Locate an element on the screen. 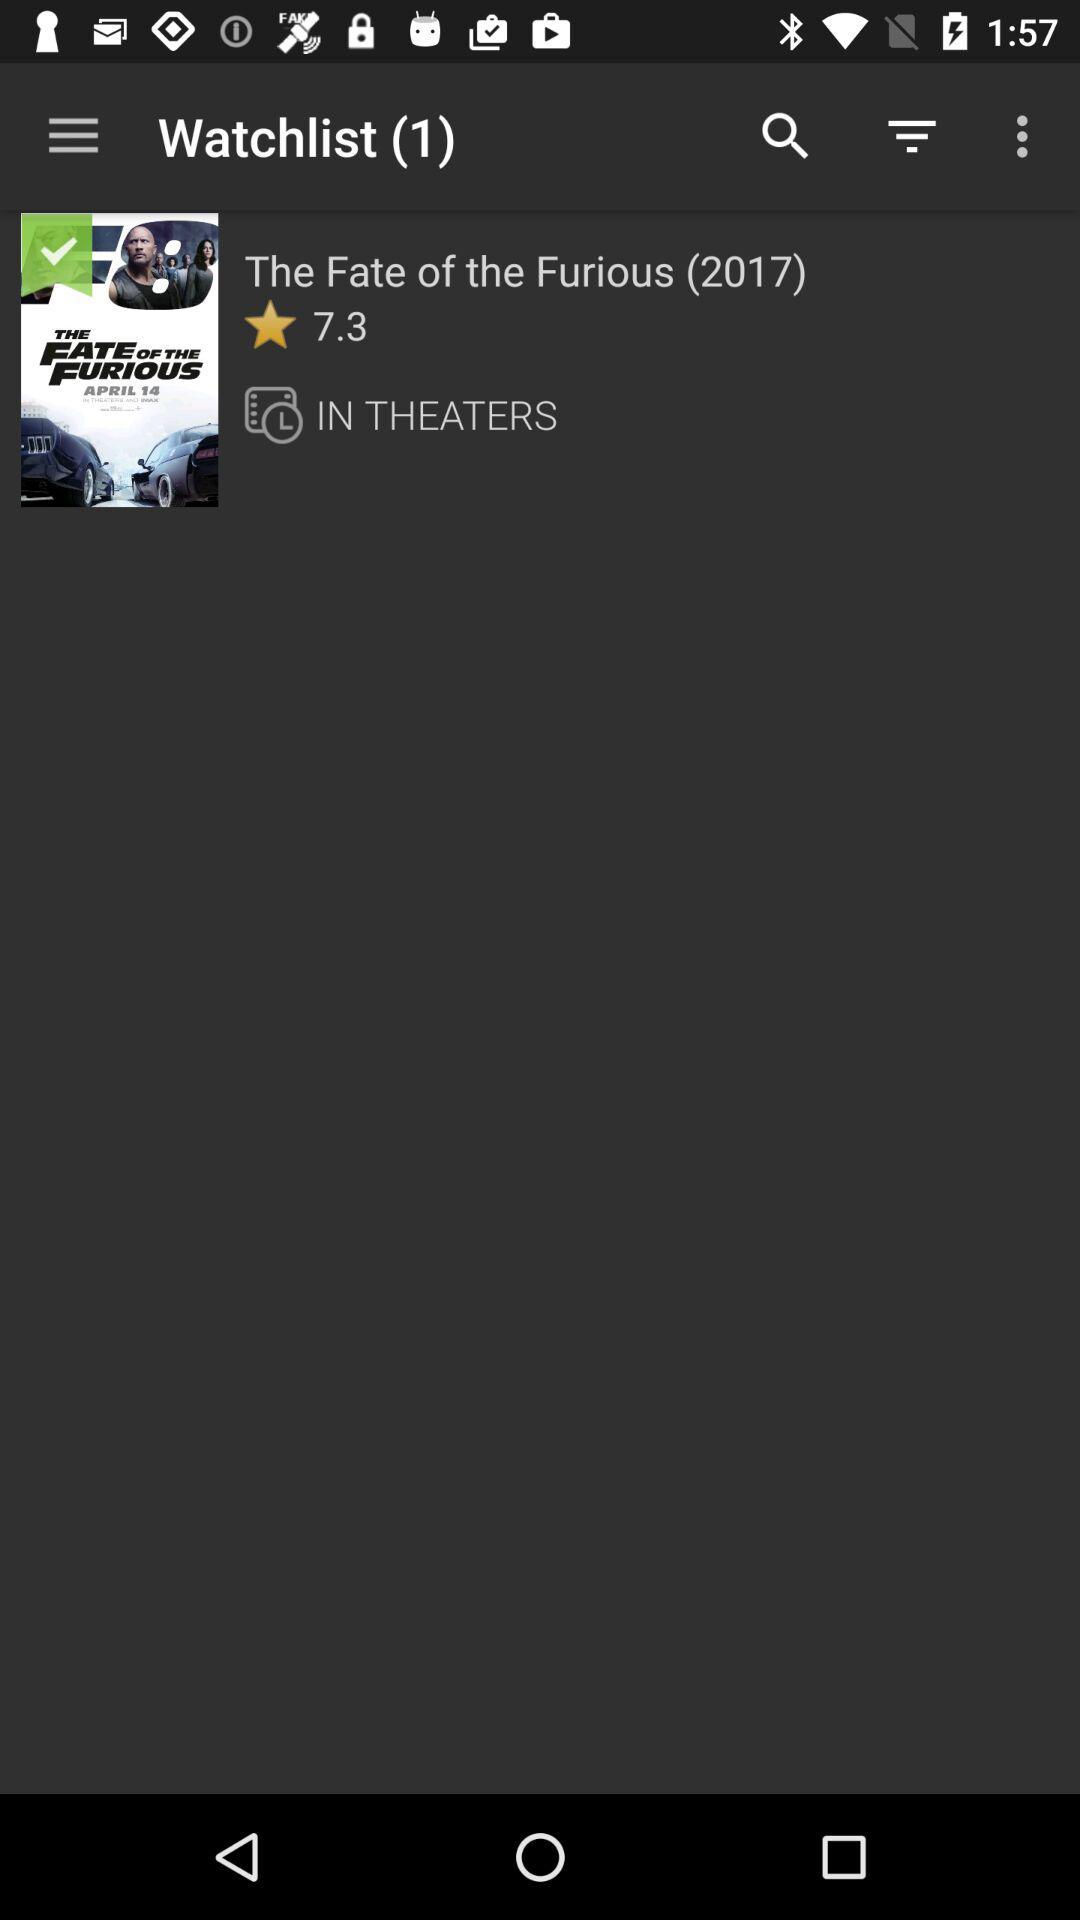 The width and height of the screenshot is (1080, 1920). the item to the left of 7.3 is located at coordinates (270, 324).